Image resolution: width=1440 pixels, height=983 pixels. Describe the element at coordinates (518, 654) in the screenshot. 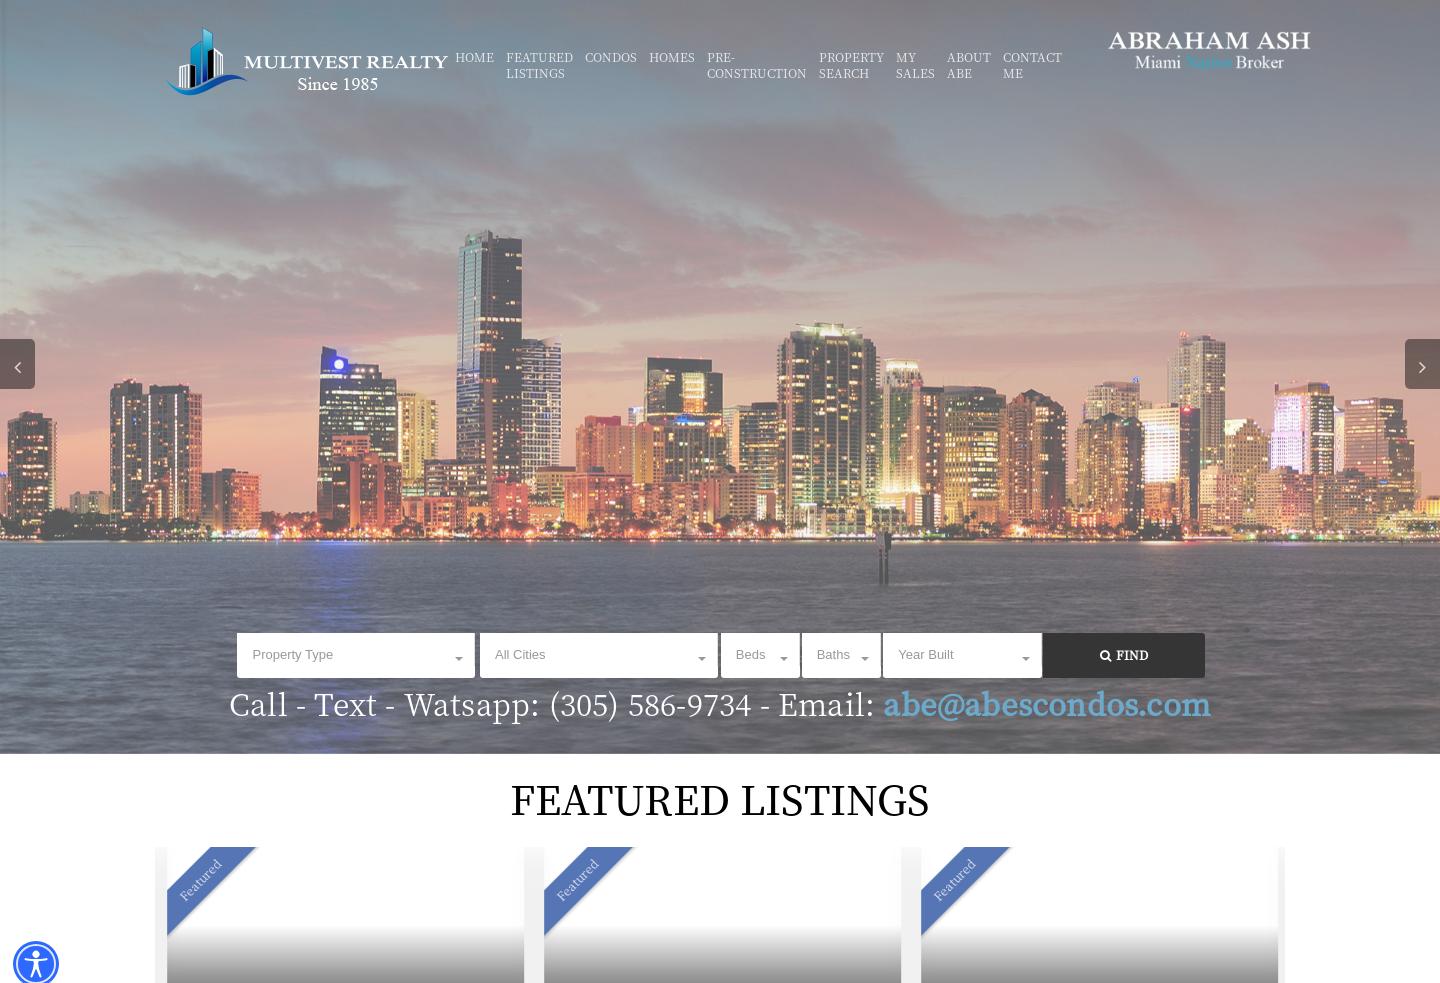

I see `'All Cities'` at that location.